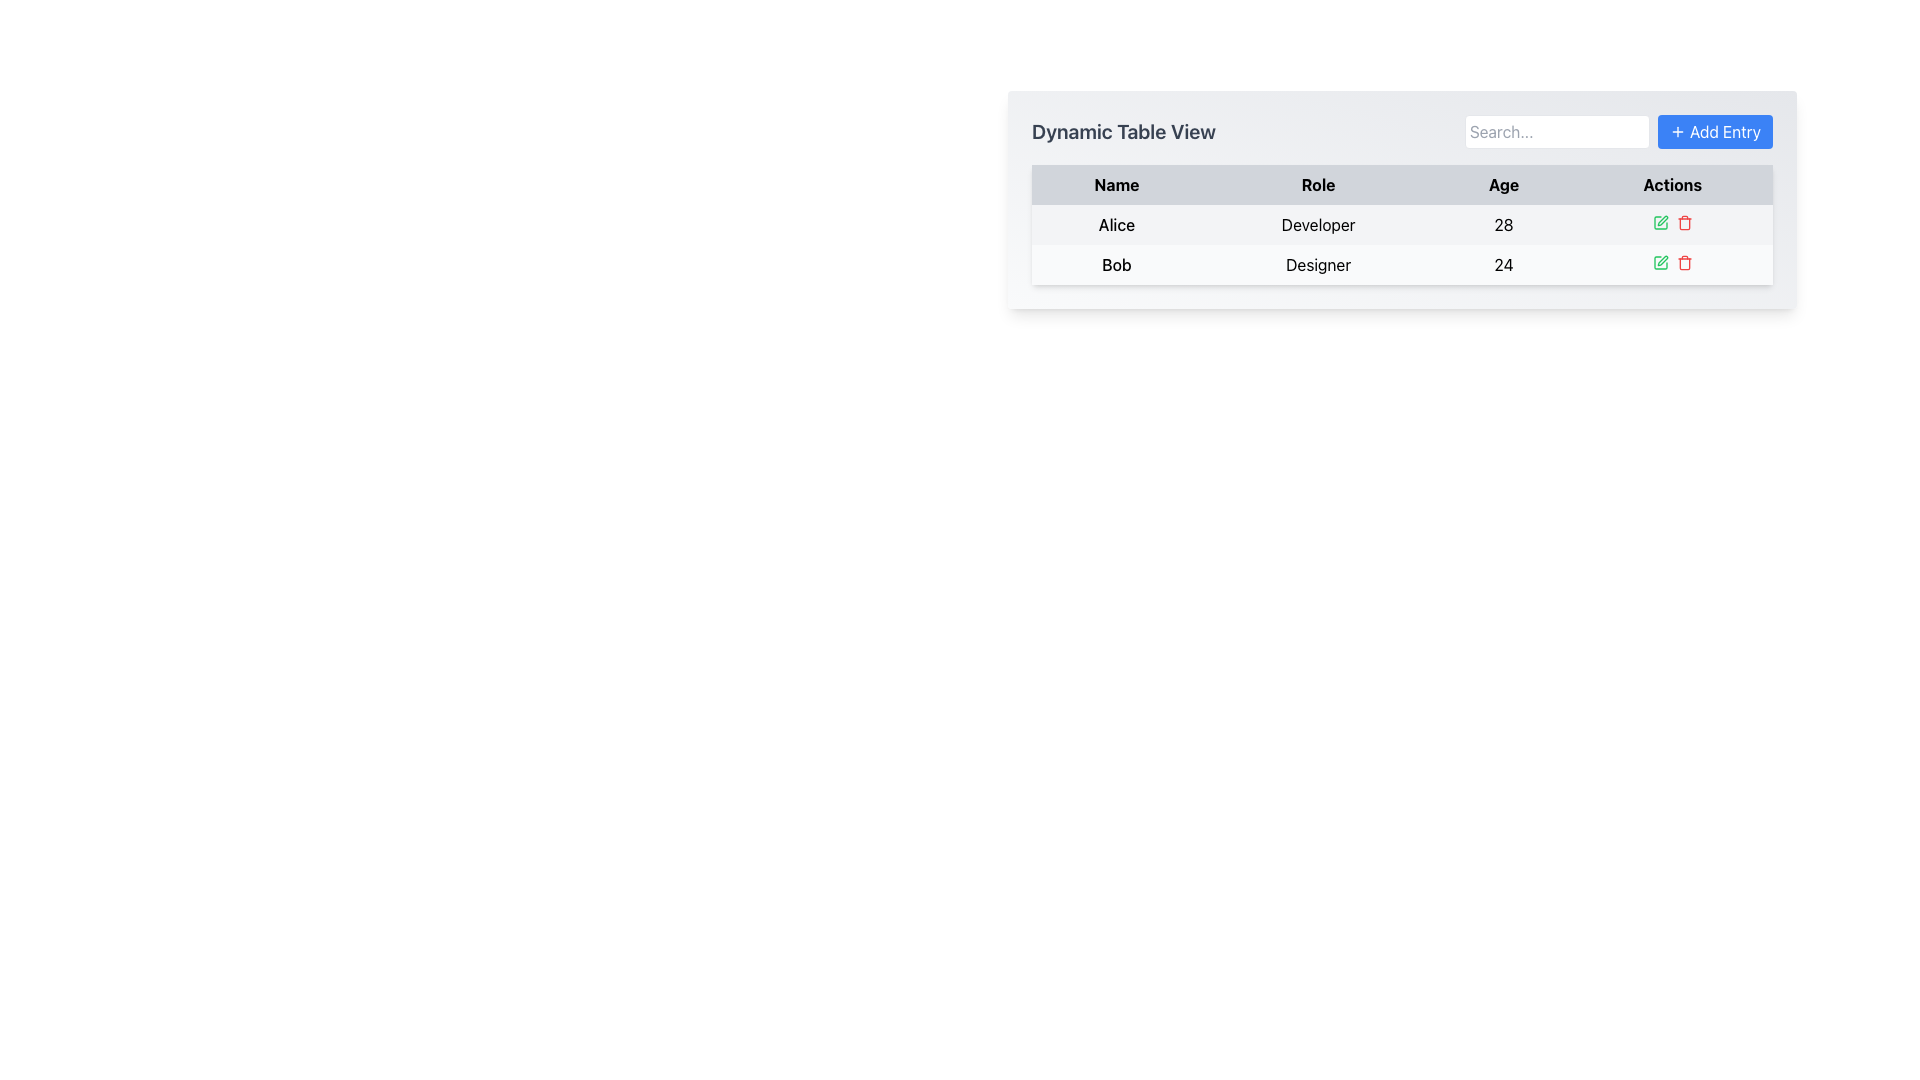  I want to click on the text element displaying 'Bob' located in the 'Name' column of the table, second from the top, adjacent to 'Designer' and '24', so click(1115, 264).